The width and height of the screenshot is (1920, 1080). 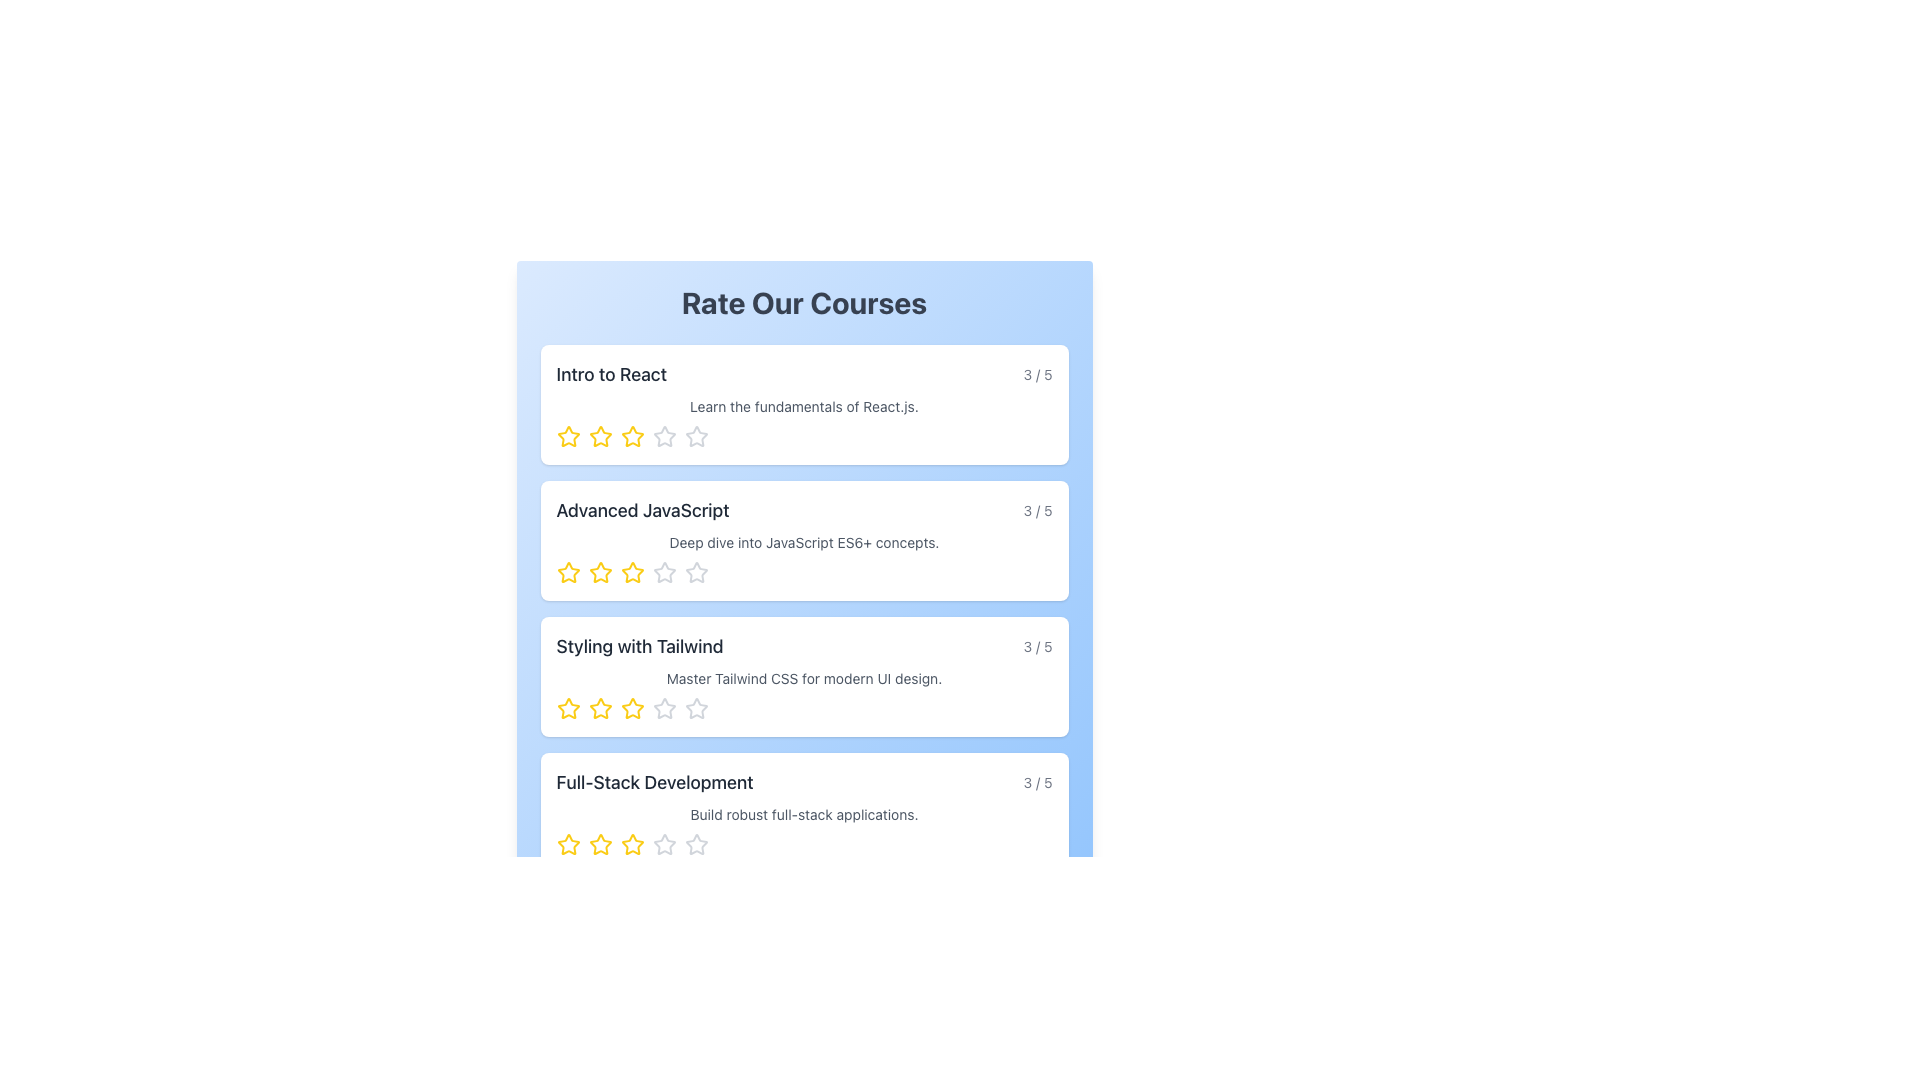 I want to click on the fourth inactive rating star for the course 'Styling with Tailwind' to set a 4-star rating, so click(x=664, y=708).